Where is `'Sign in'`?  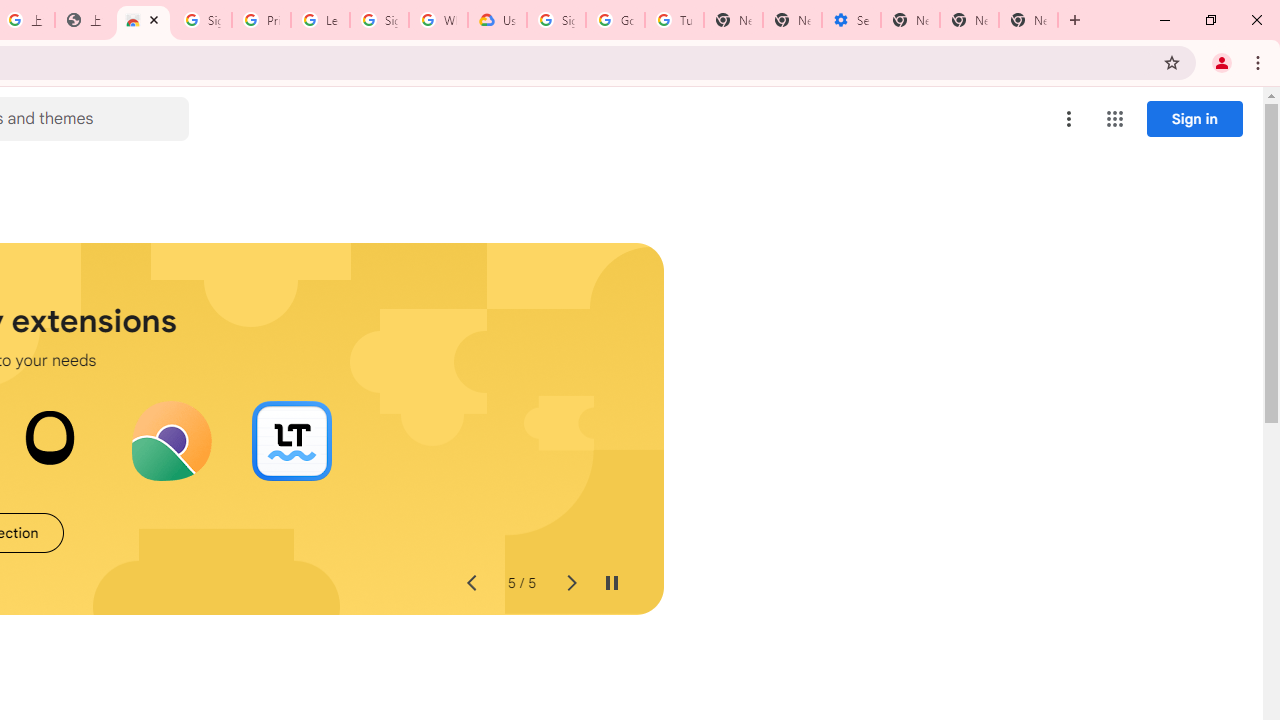
'Sign in' is located at coordinates (1194, 118).